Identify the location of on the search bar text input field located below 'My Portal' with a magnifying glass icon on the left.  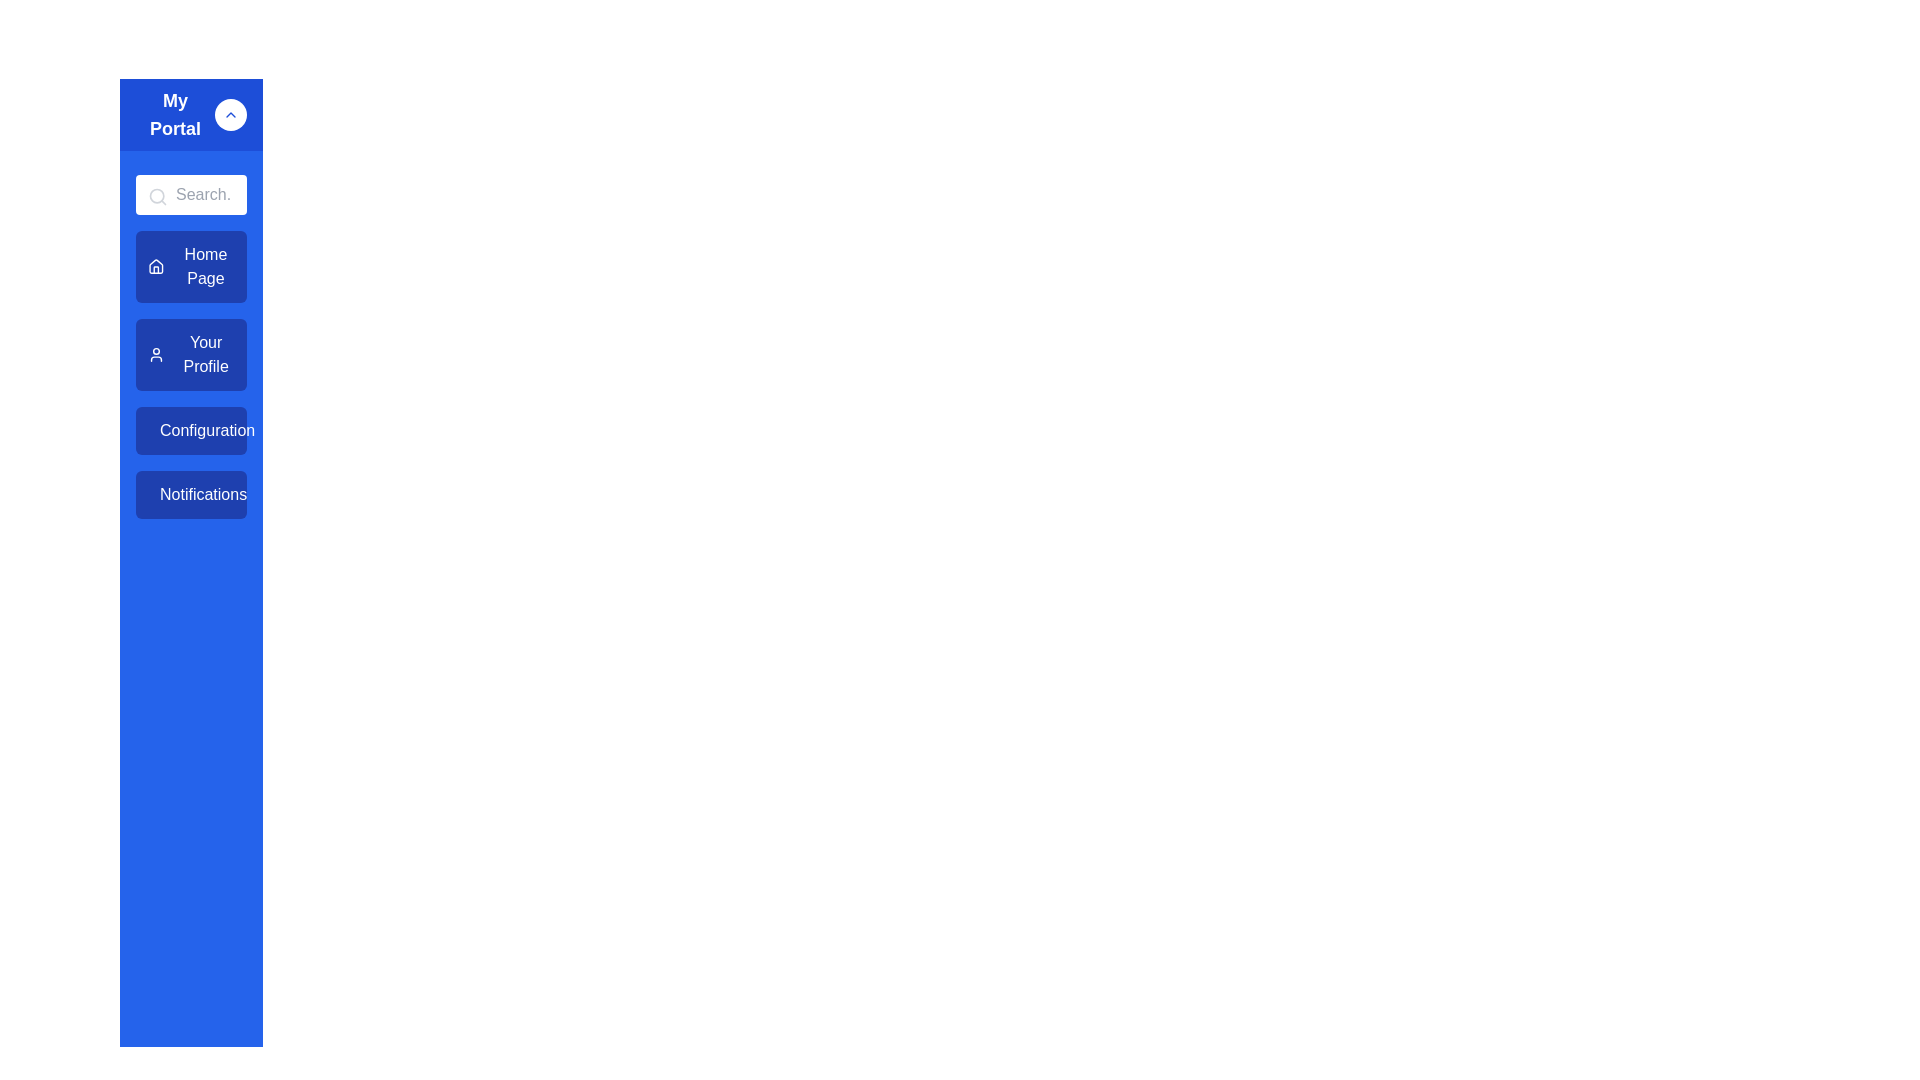
(191, 195).